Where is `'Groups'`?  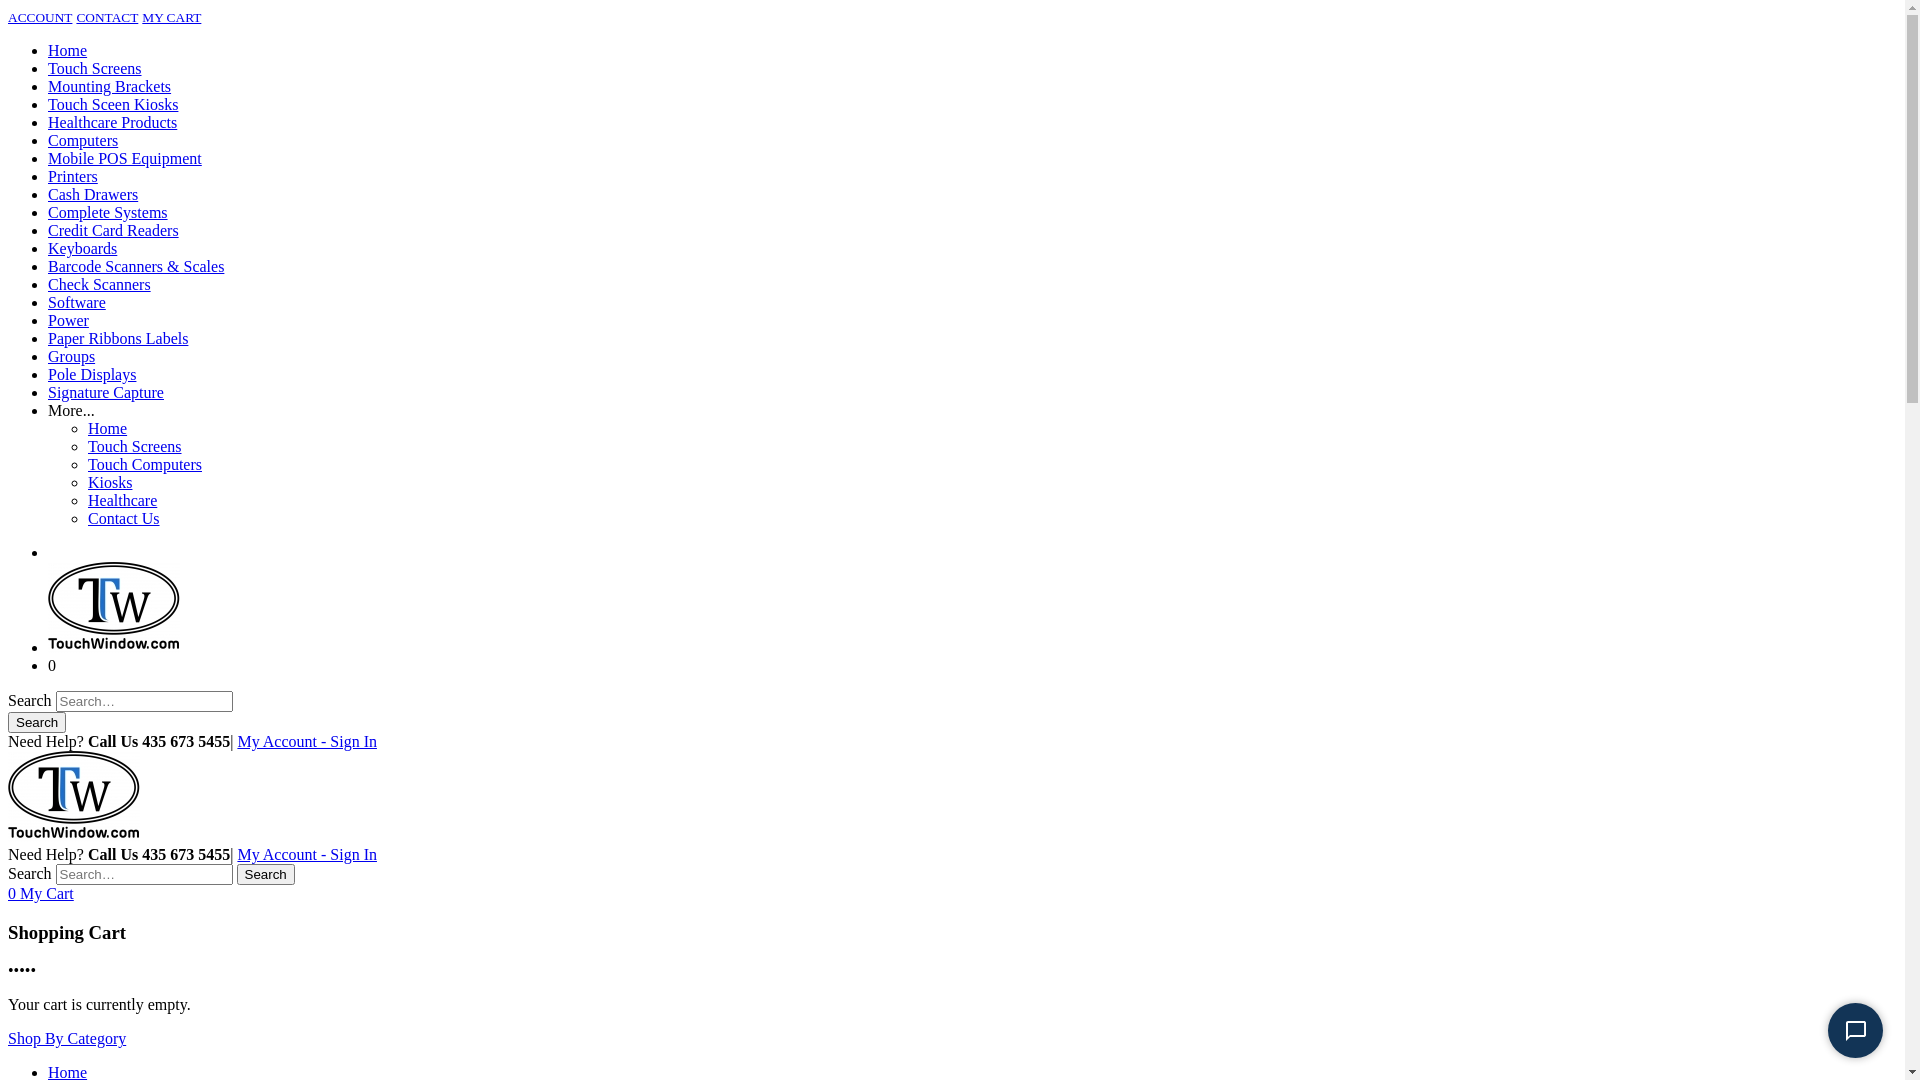
'Groups' is located at coordinates (71, 355).